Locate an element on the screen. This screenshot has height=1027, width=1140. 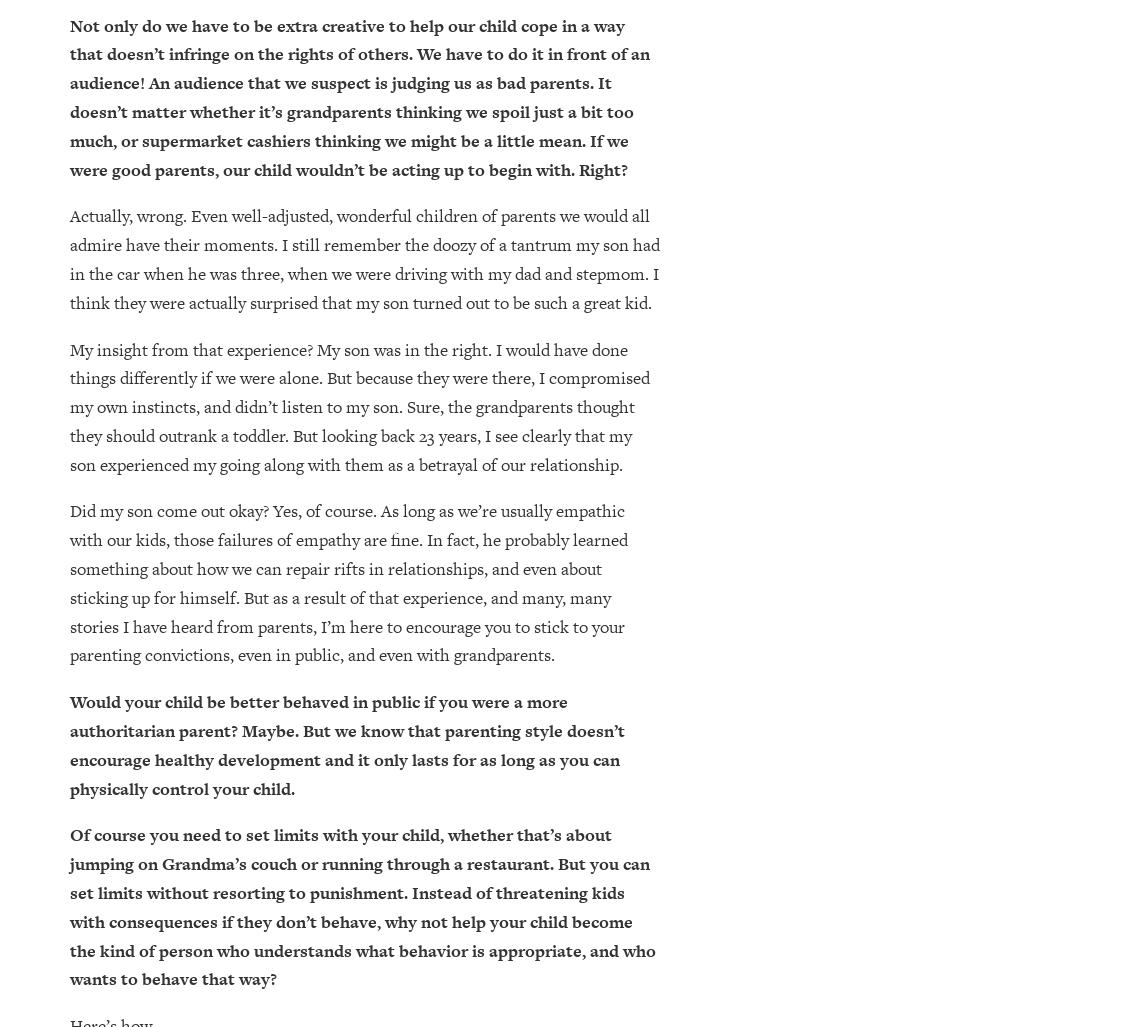
'By continuing, you agree to the updated Terms of Sale,' is located at coordinates (272, 787).